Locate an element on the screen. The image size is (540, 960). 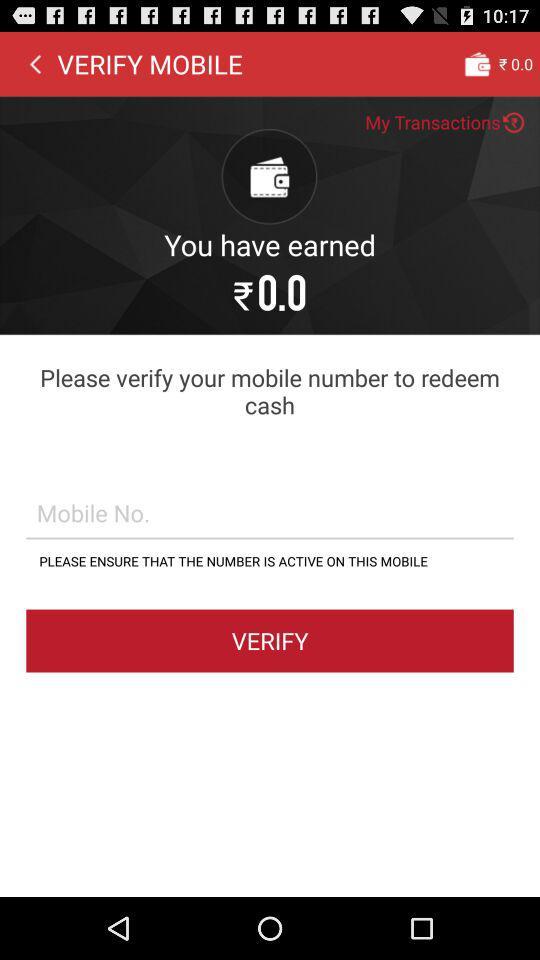
go back is located at coordinates (35, 63).